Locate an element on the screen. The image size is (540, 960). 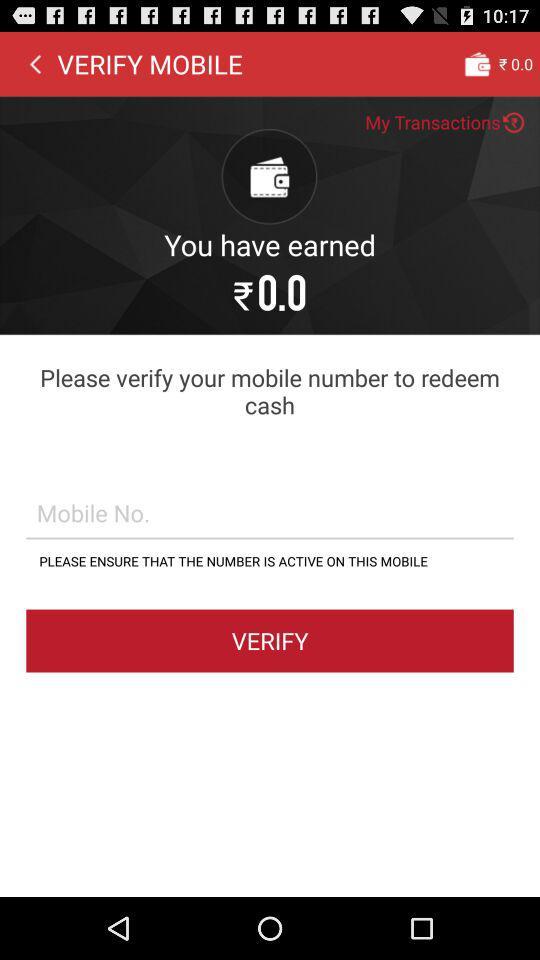
go back is located at coordinates (35, 63).